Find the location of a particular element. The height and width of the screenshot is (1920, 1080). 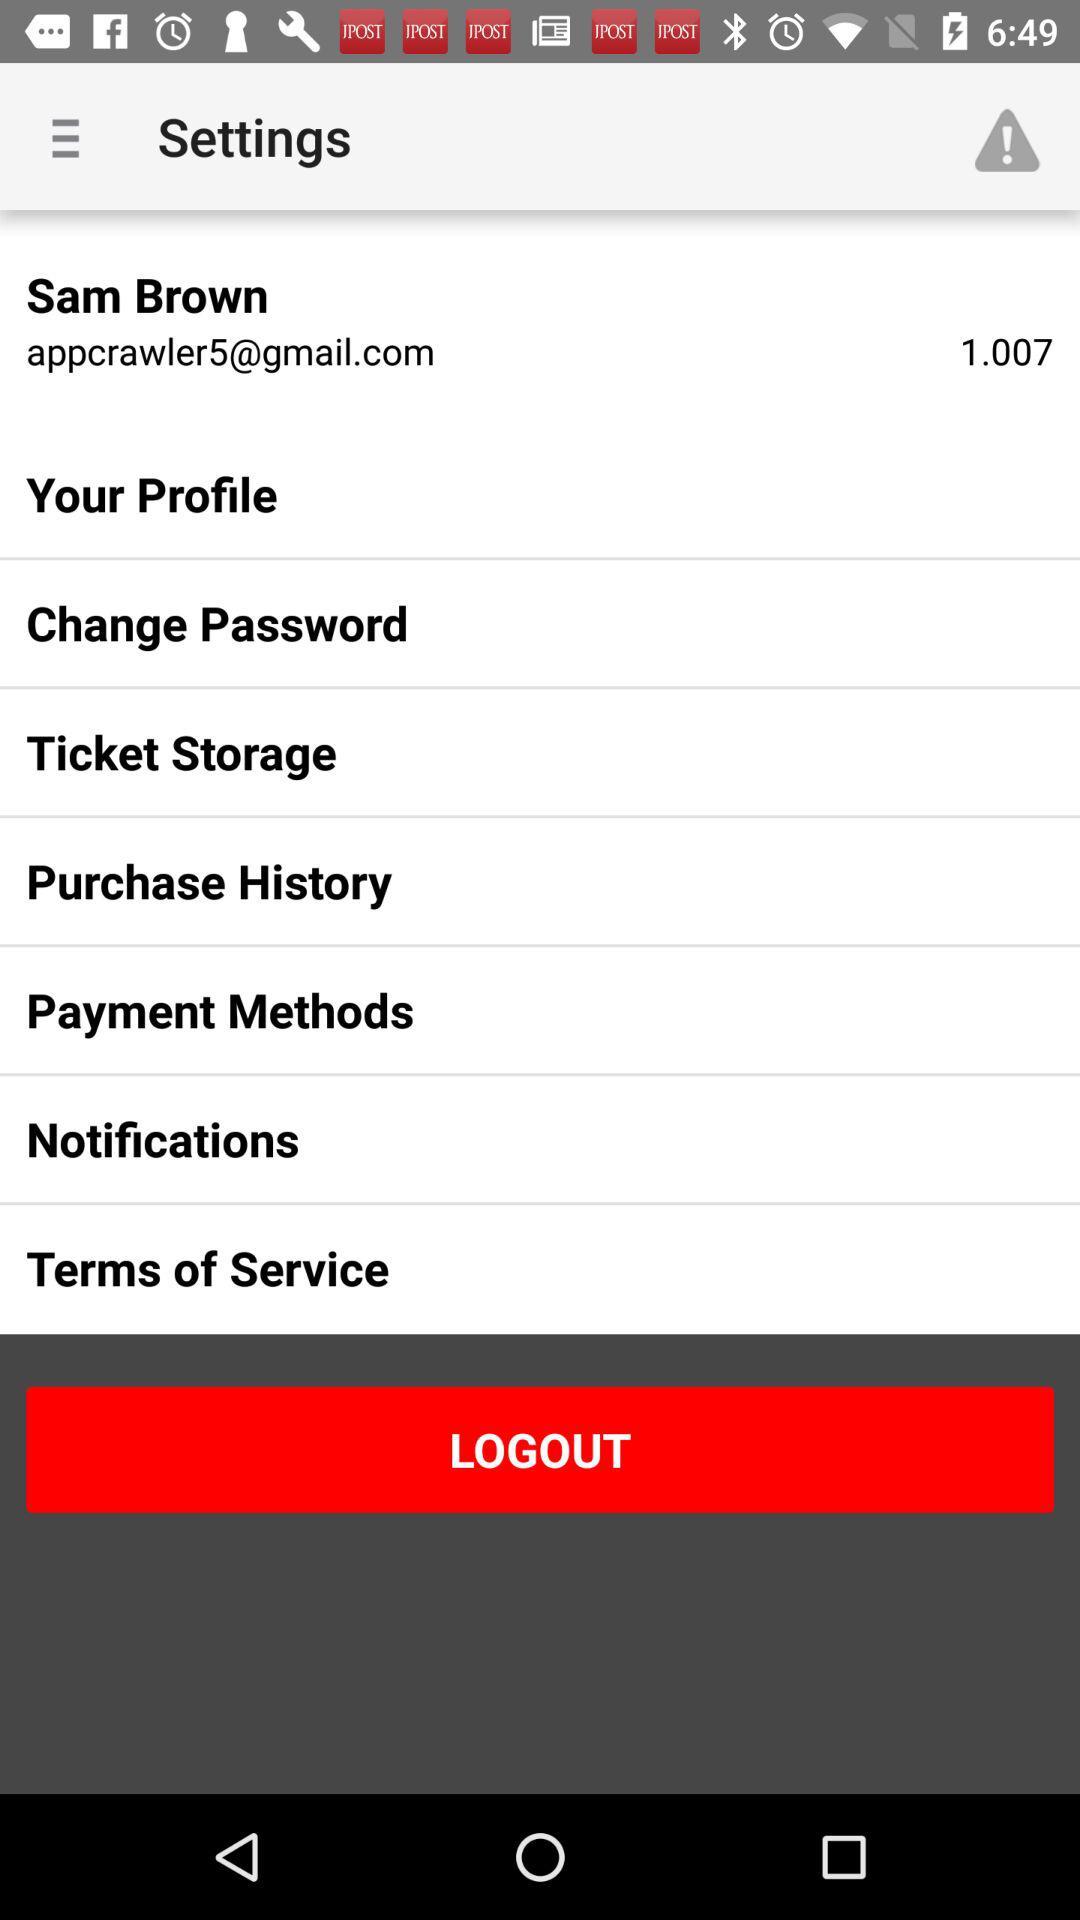

item below notifications icon is located at coordinates (507, 1267).